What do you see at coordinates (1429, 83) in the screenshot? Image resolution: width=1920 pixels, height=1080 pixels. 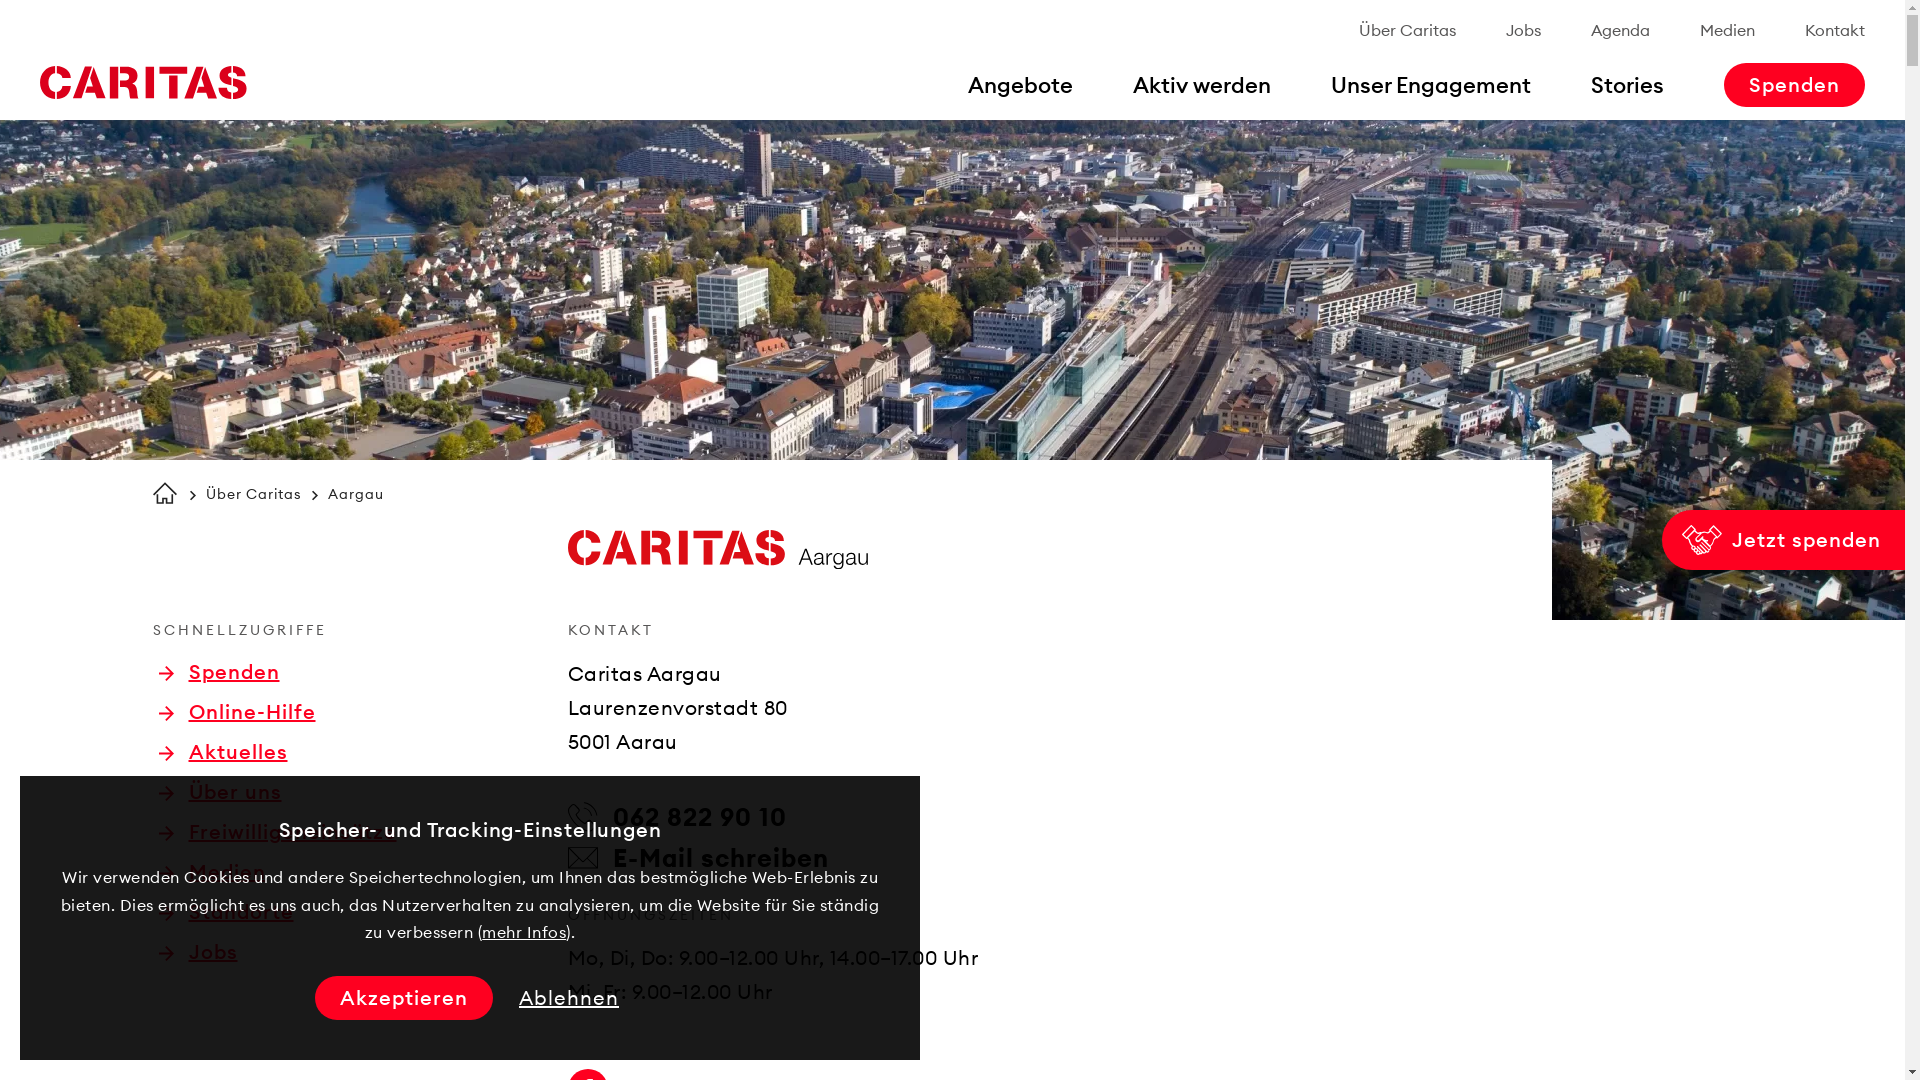 I see `'Unser Engagement'` at bounding box center [1429, 83].